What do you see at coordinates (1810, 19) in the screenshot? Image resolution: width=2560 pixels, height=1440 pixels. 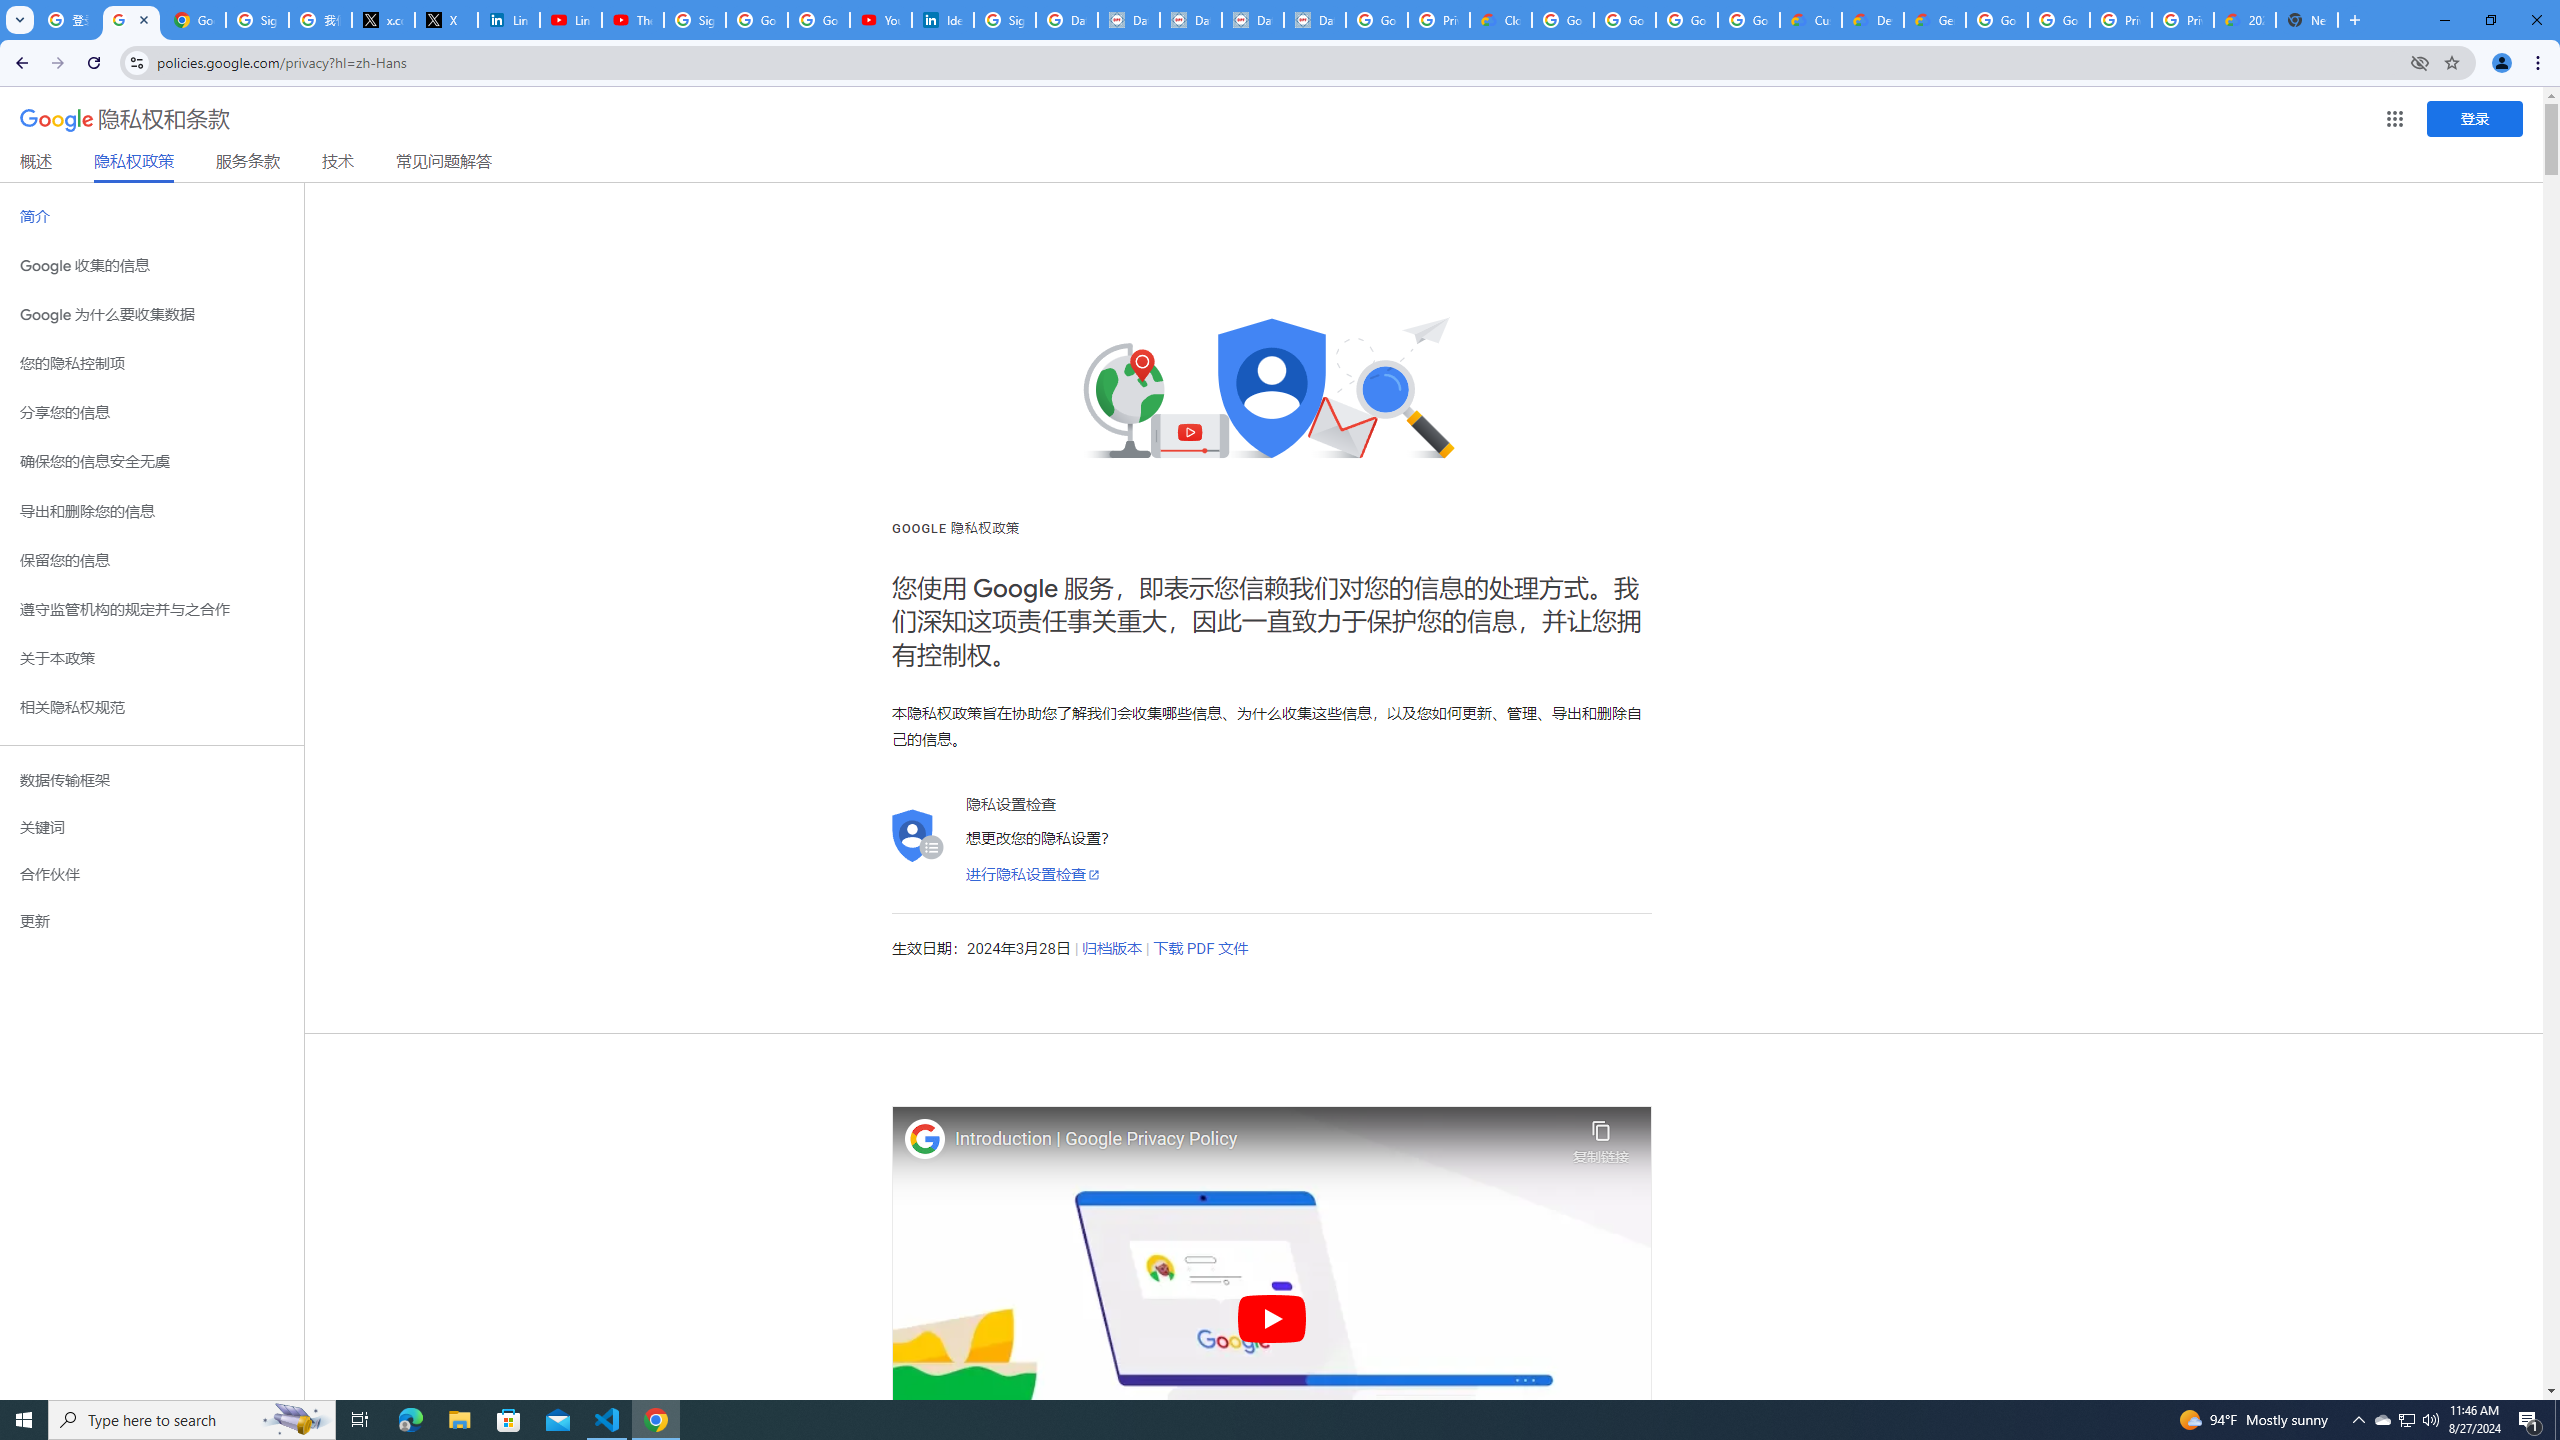 I see `'Customer Care | Google Cloud'` at bounding box center [1810, 19].